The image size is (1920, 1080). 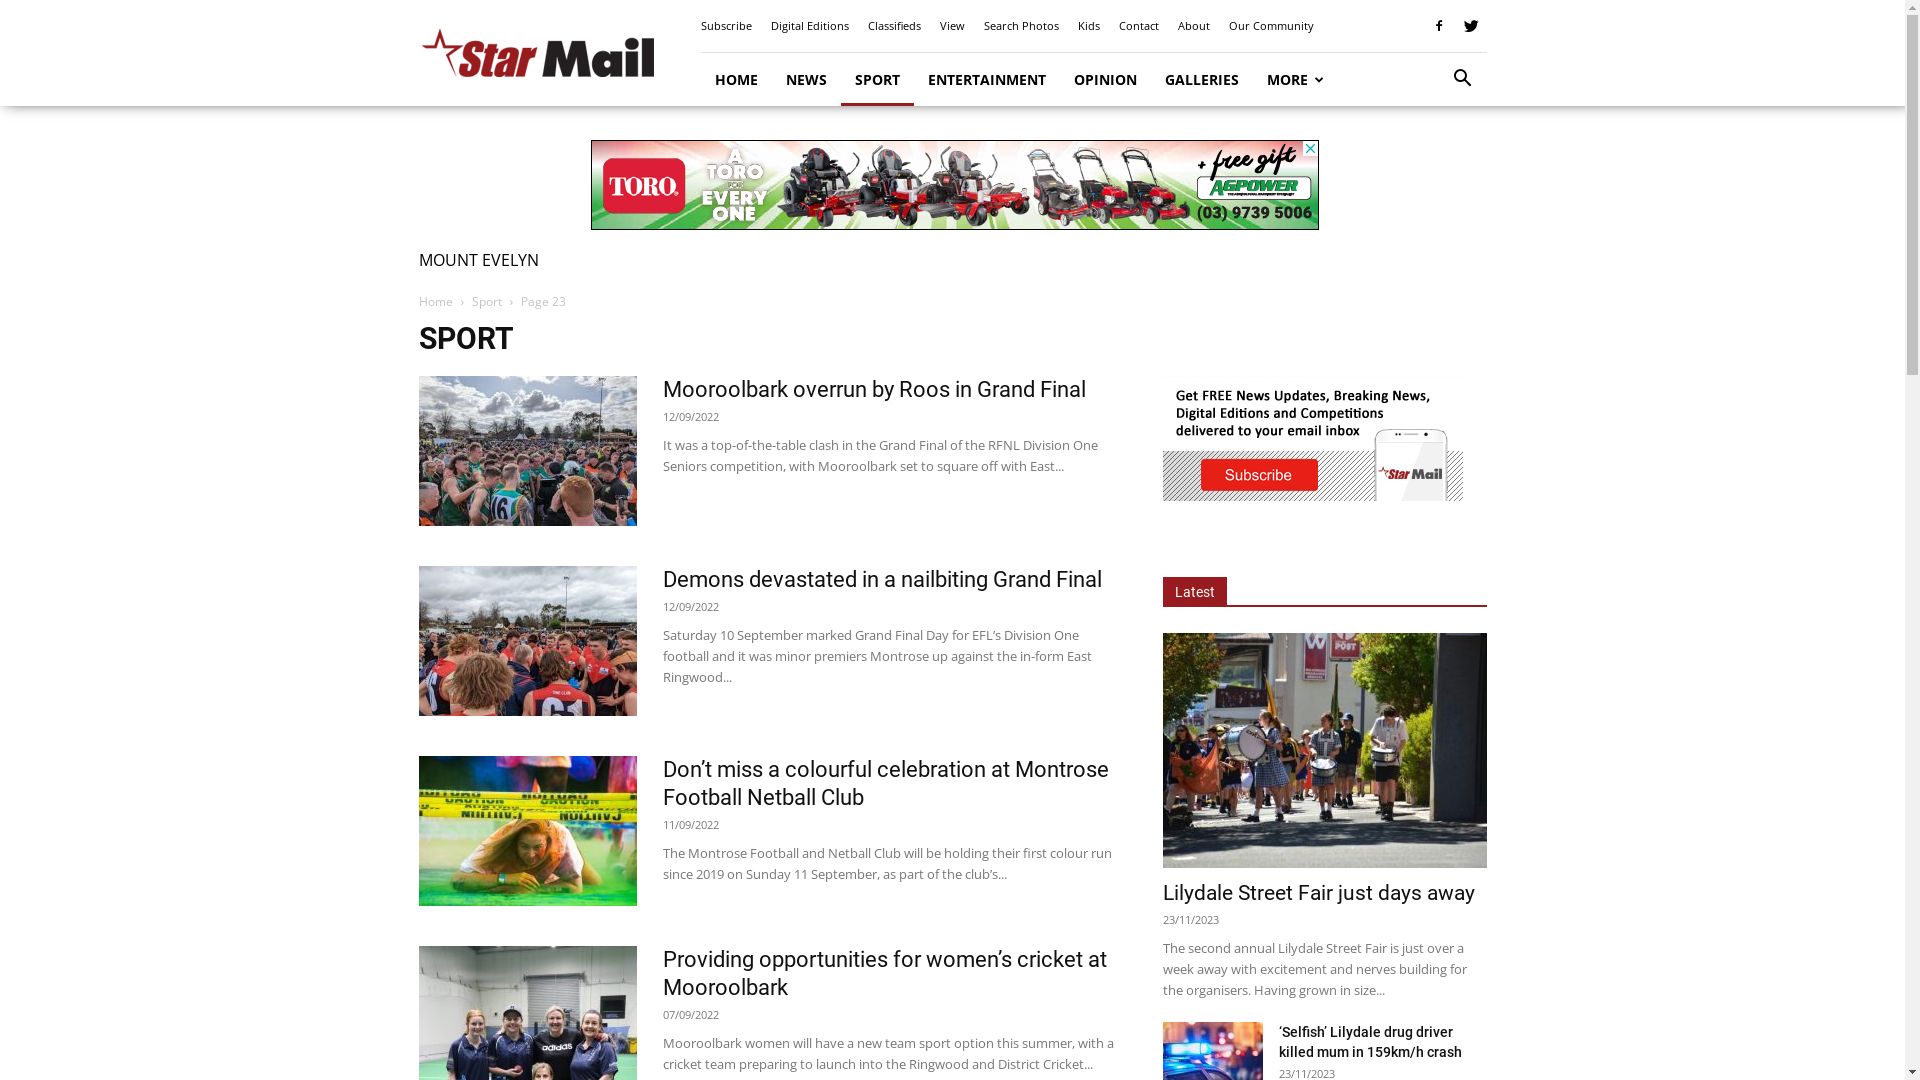 What do you see at coordinates (768, 25) in the screenshot?
I see `'Digital Editions'` at bounding box center [768, 25].